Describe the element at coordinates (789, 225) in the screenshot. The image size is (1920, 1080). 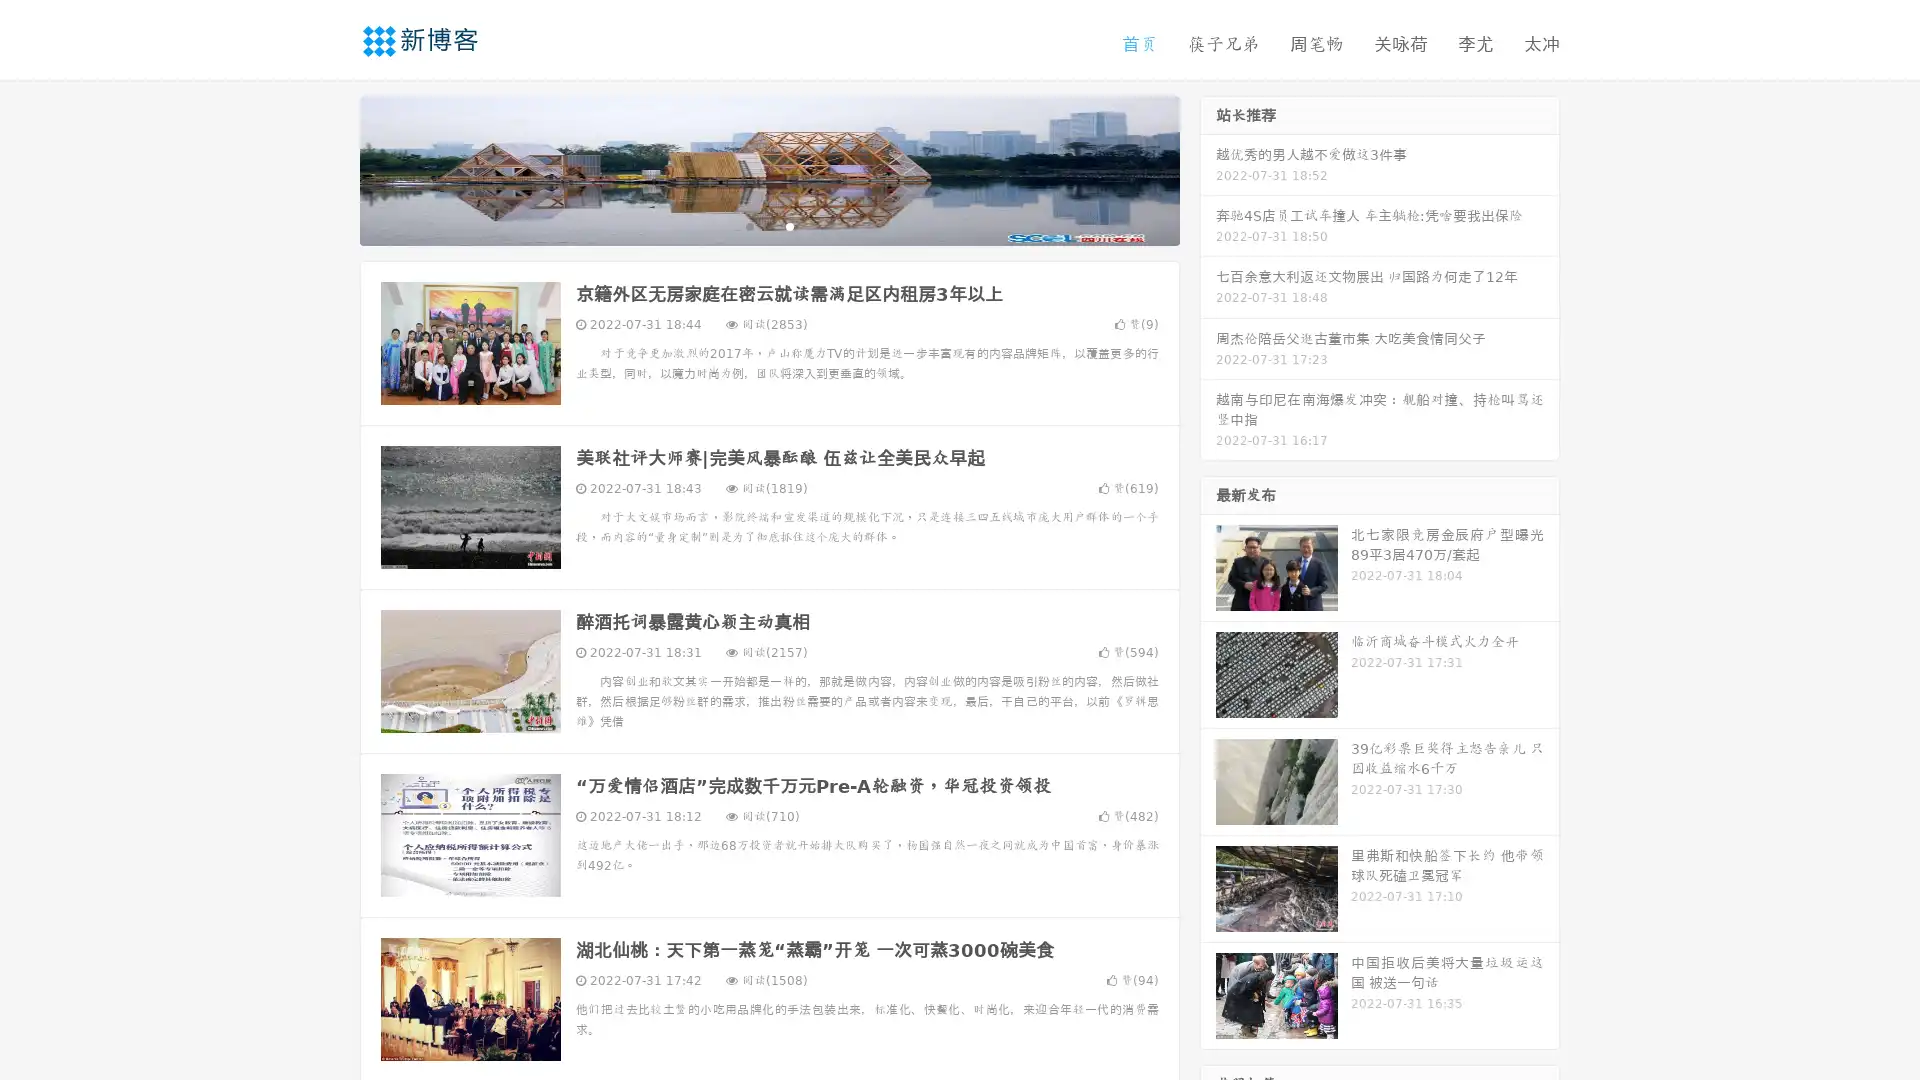
I see `Go to slide 3` at that location.